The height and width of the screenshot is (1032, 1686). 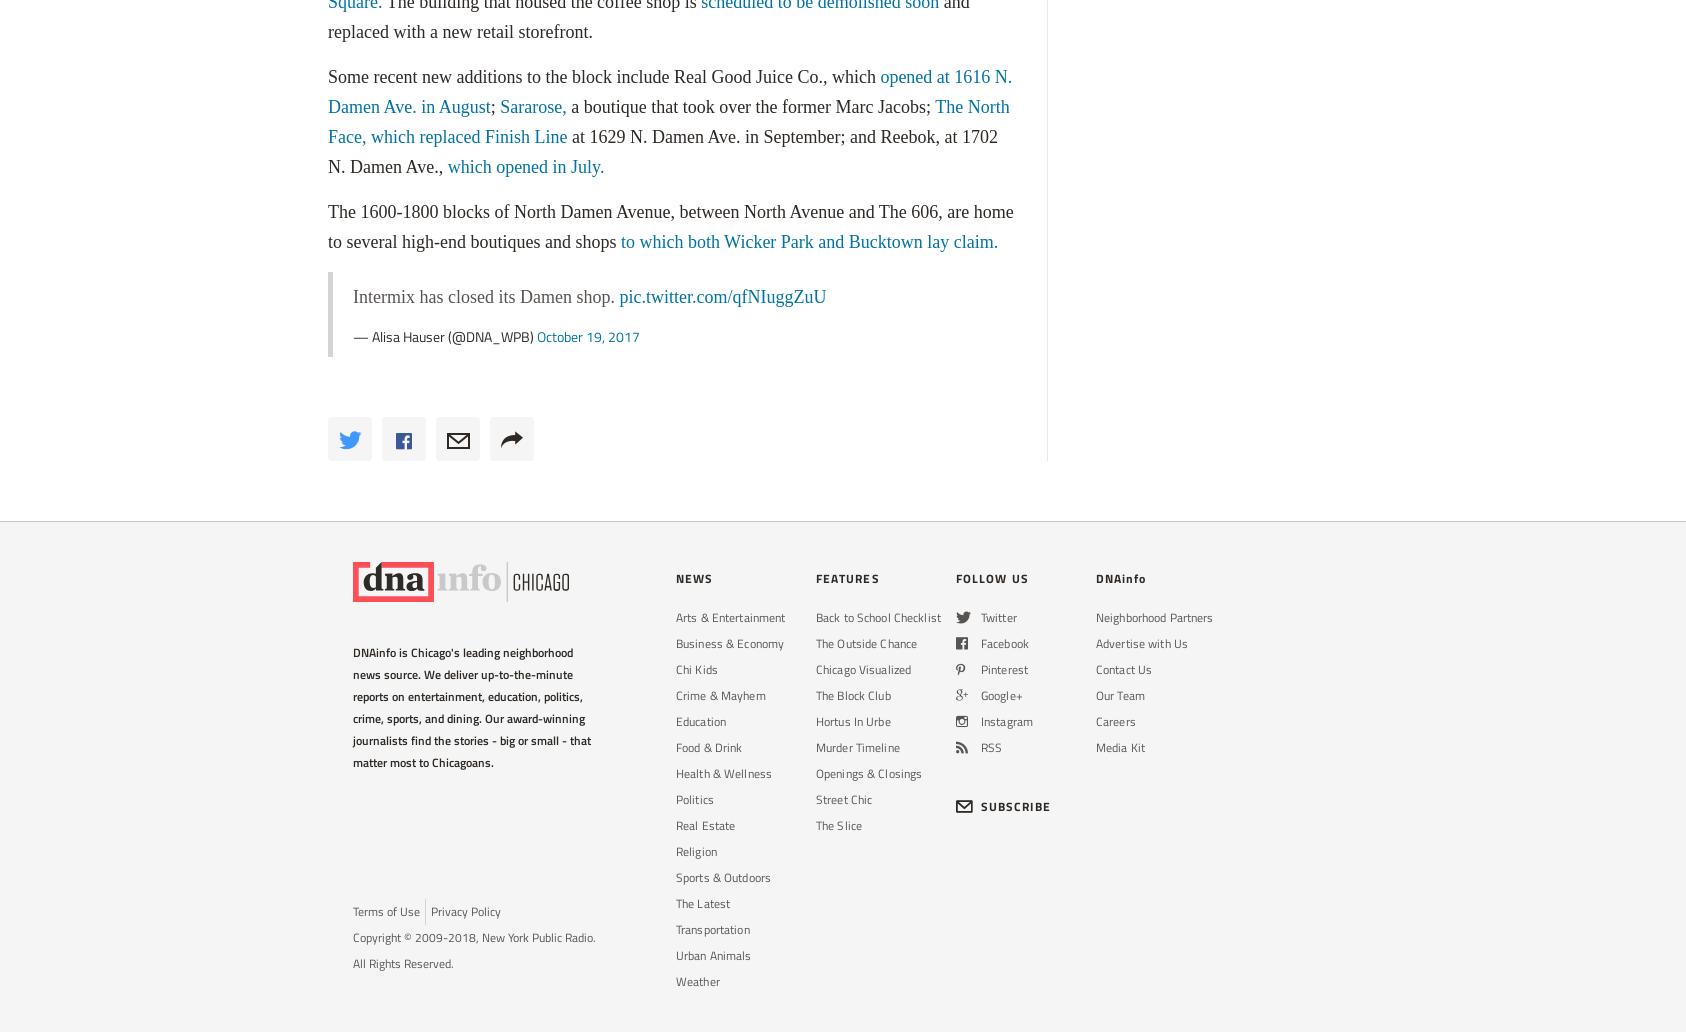 I want to click on 'Media Kit', so click(x=1120, y=746).